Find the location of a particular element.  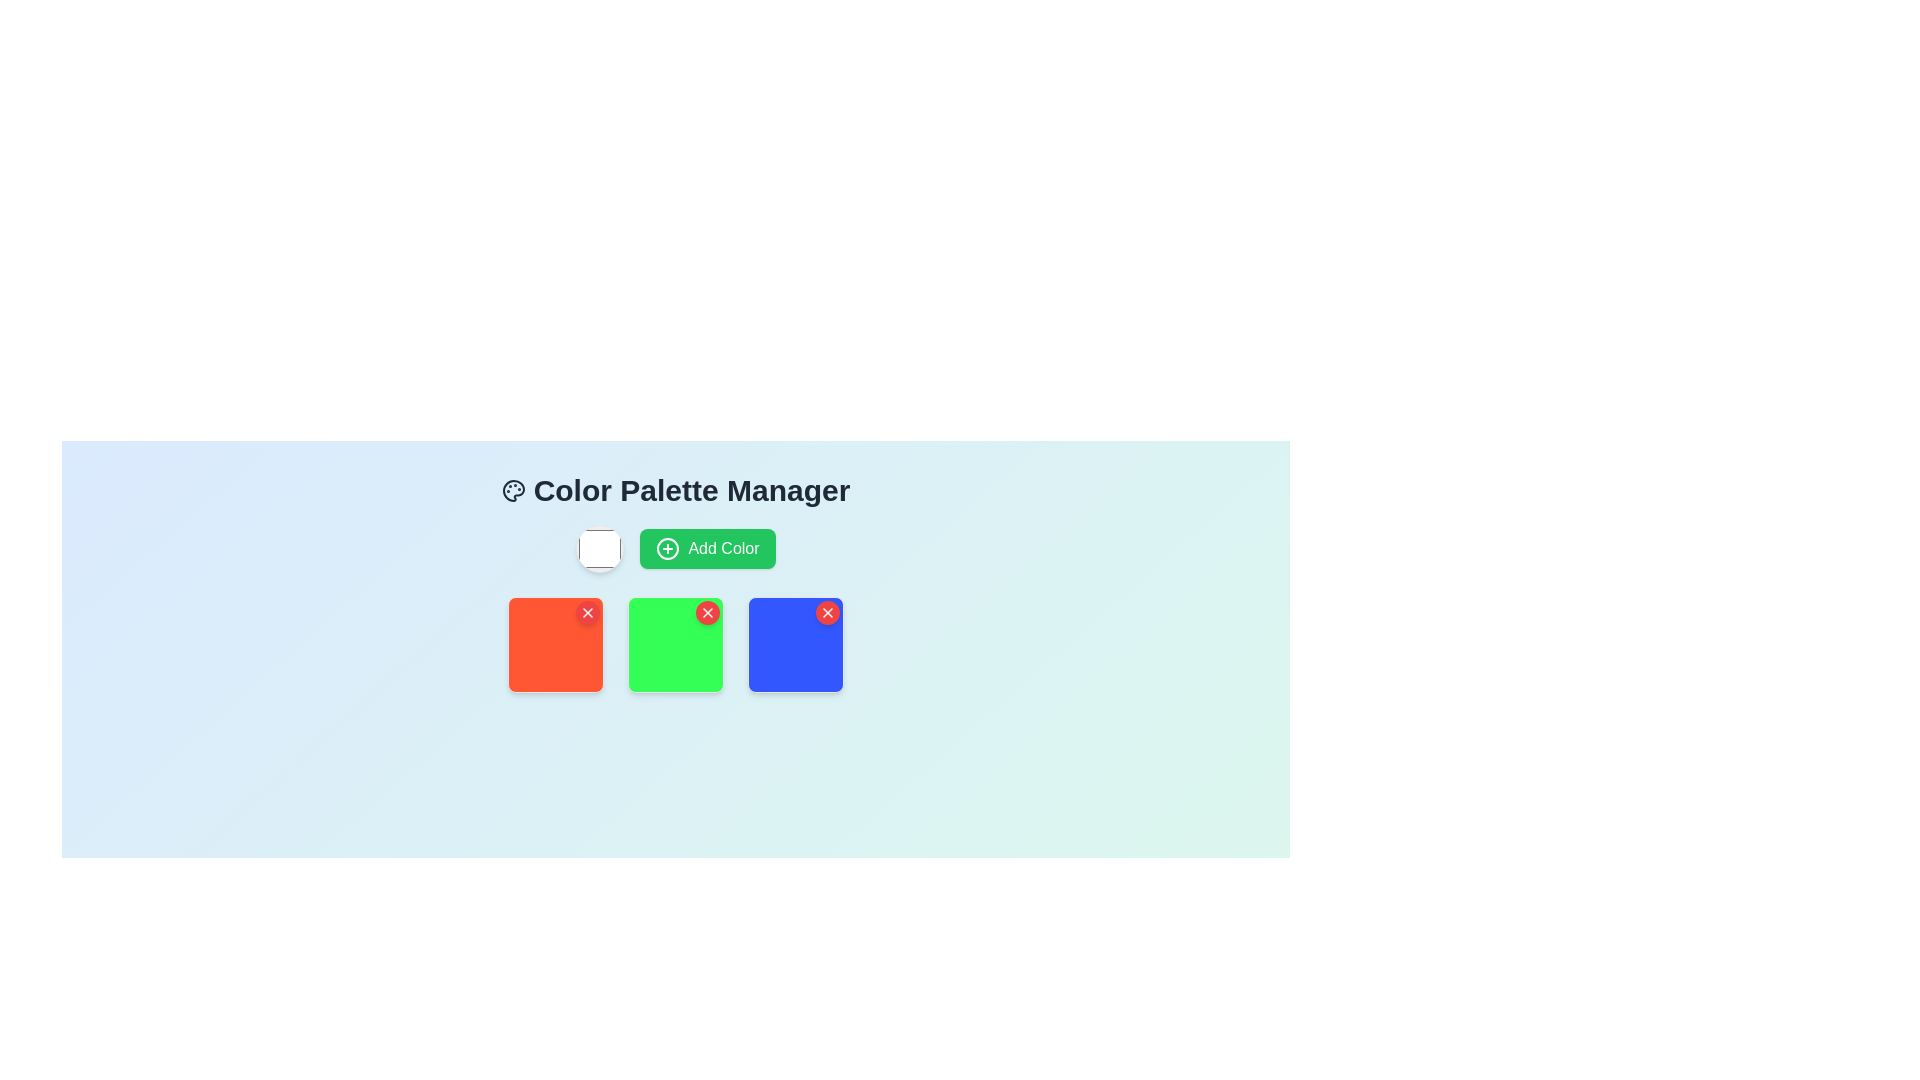

the delete button located at the top-right corner of the green color box is located at coordinates (708, 612).